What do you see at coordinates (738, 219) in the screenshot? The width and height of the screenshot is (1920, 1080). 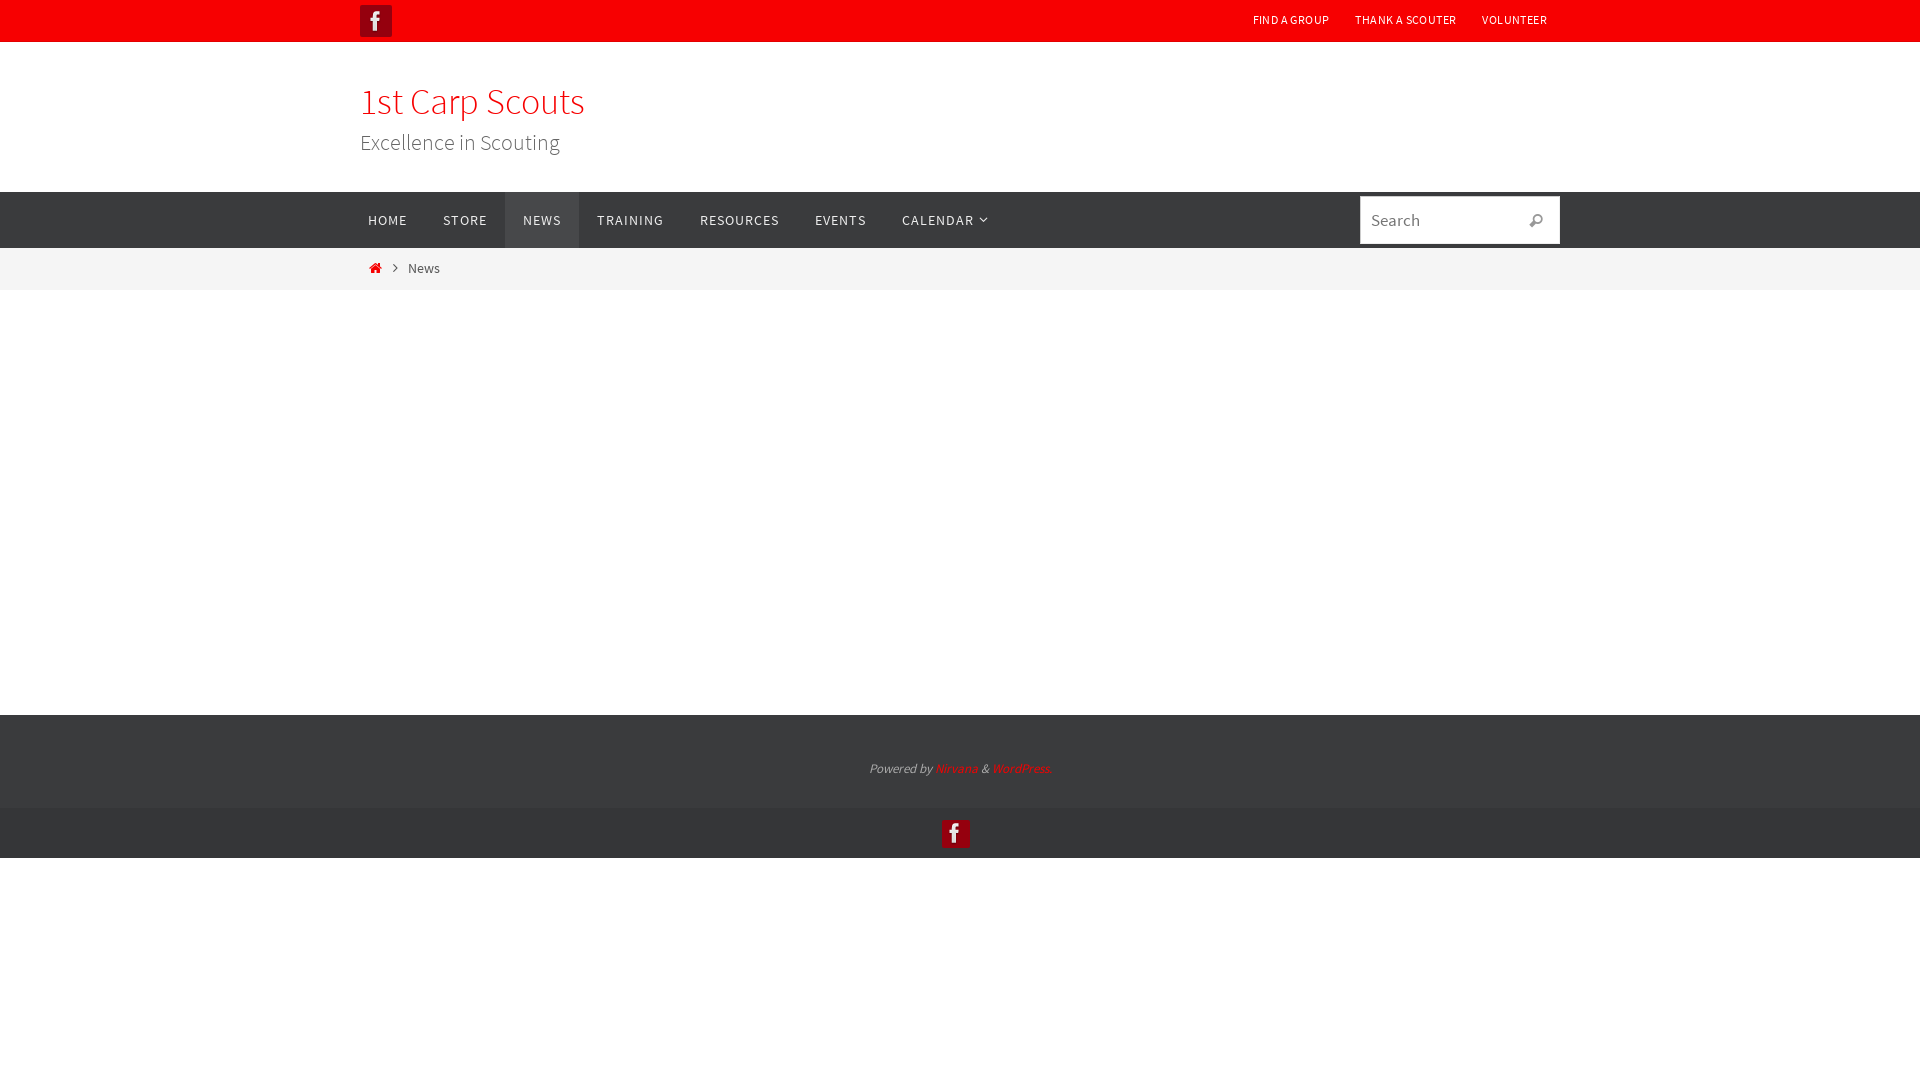 I see `'RESOURCES'` at bounding box center [738, 219].